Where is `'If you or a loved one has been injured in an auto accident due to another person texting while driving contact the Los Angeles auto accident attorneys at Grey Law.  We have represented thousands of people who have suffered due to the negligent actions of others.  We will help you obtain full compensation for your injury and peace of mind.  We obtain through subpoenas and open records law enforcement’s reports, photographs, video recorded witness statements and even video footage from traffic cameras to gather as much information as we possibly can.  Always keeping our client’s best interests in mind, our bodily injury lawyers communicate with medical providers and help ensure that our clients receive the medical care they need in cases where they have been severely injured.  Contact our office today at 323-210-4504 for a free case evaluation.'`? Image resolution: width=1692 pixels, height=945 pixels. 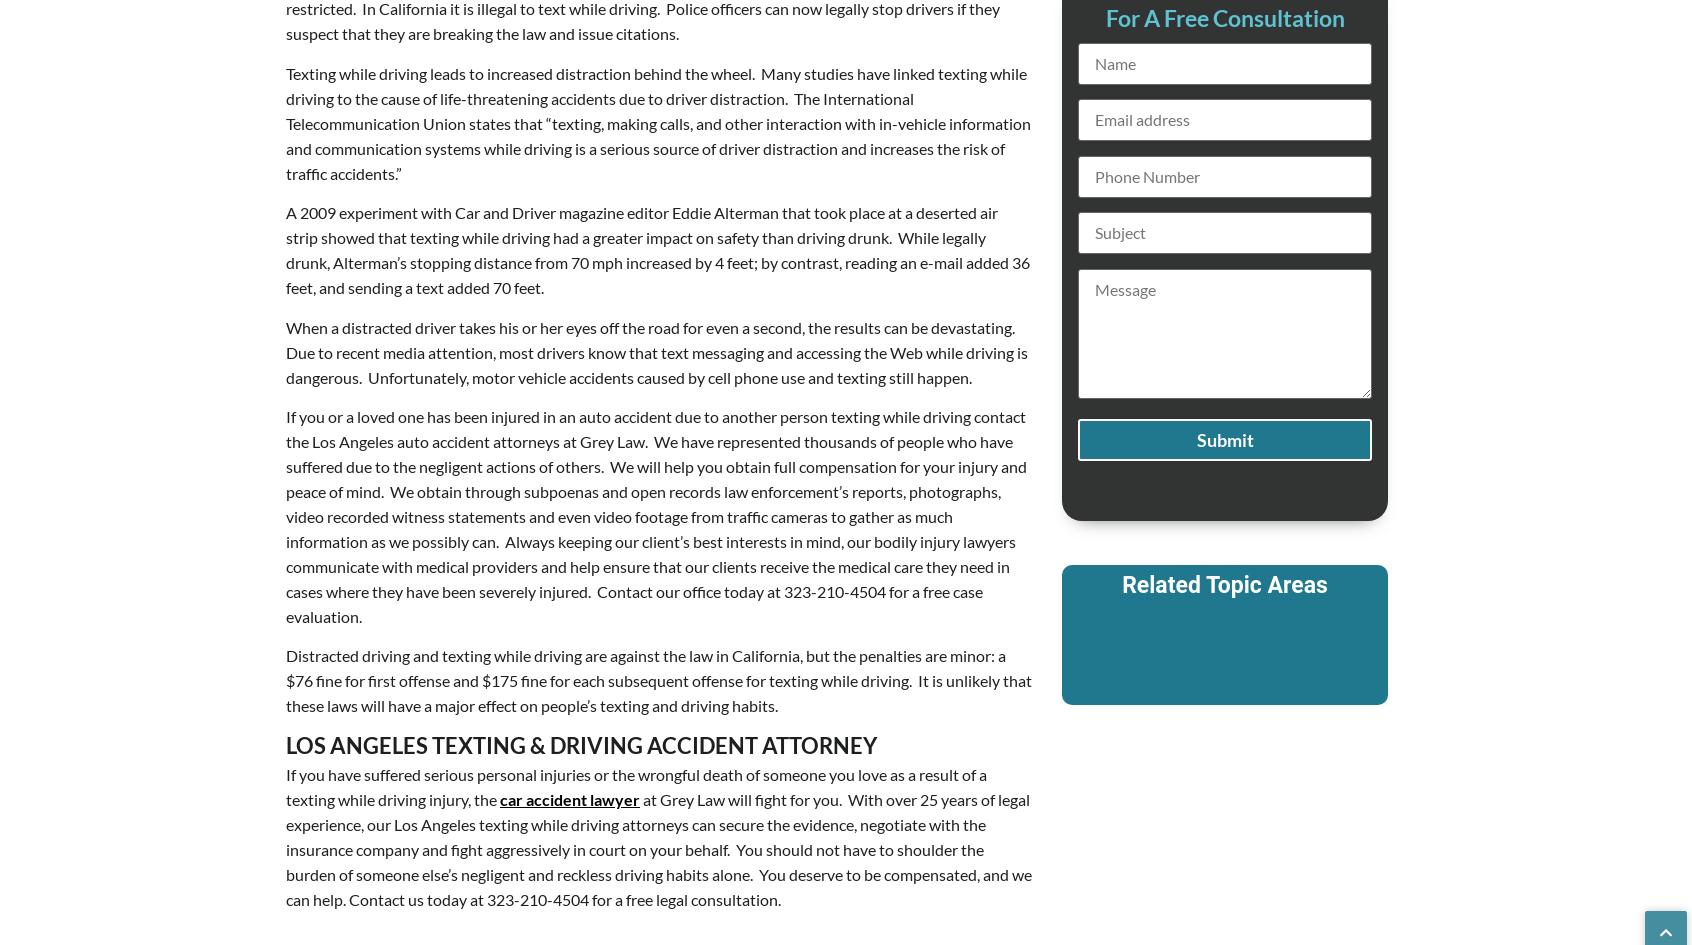
'If you or a loved one has been injured in an auto accident due to another person texting while driving contact the Los Angeles auto accident attorneys at Grey Law.  We have represented thousands of people who have suffered due to the negligent actions of others.  We will help you obtain full compensation for your injury and peace of mind.  We obtain through subpoenas and open records law enforcement’s reports, photographs, video recorded witness statements and even video footage from traffic cameras to gather as much information as we possibly can.  Always keeping our client’s best interests in mind, our bodily injury lawyers communicate with medical providers and help ensure that our clients receive the medical care they need in cases where they have been severely injured.  Contact our office today at 323-210-4504 for a free case evaluation.' is located at coordinates (284, 515).